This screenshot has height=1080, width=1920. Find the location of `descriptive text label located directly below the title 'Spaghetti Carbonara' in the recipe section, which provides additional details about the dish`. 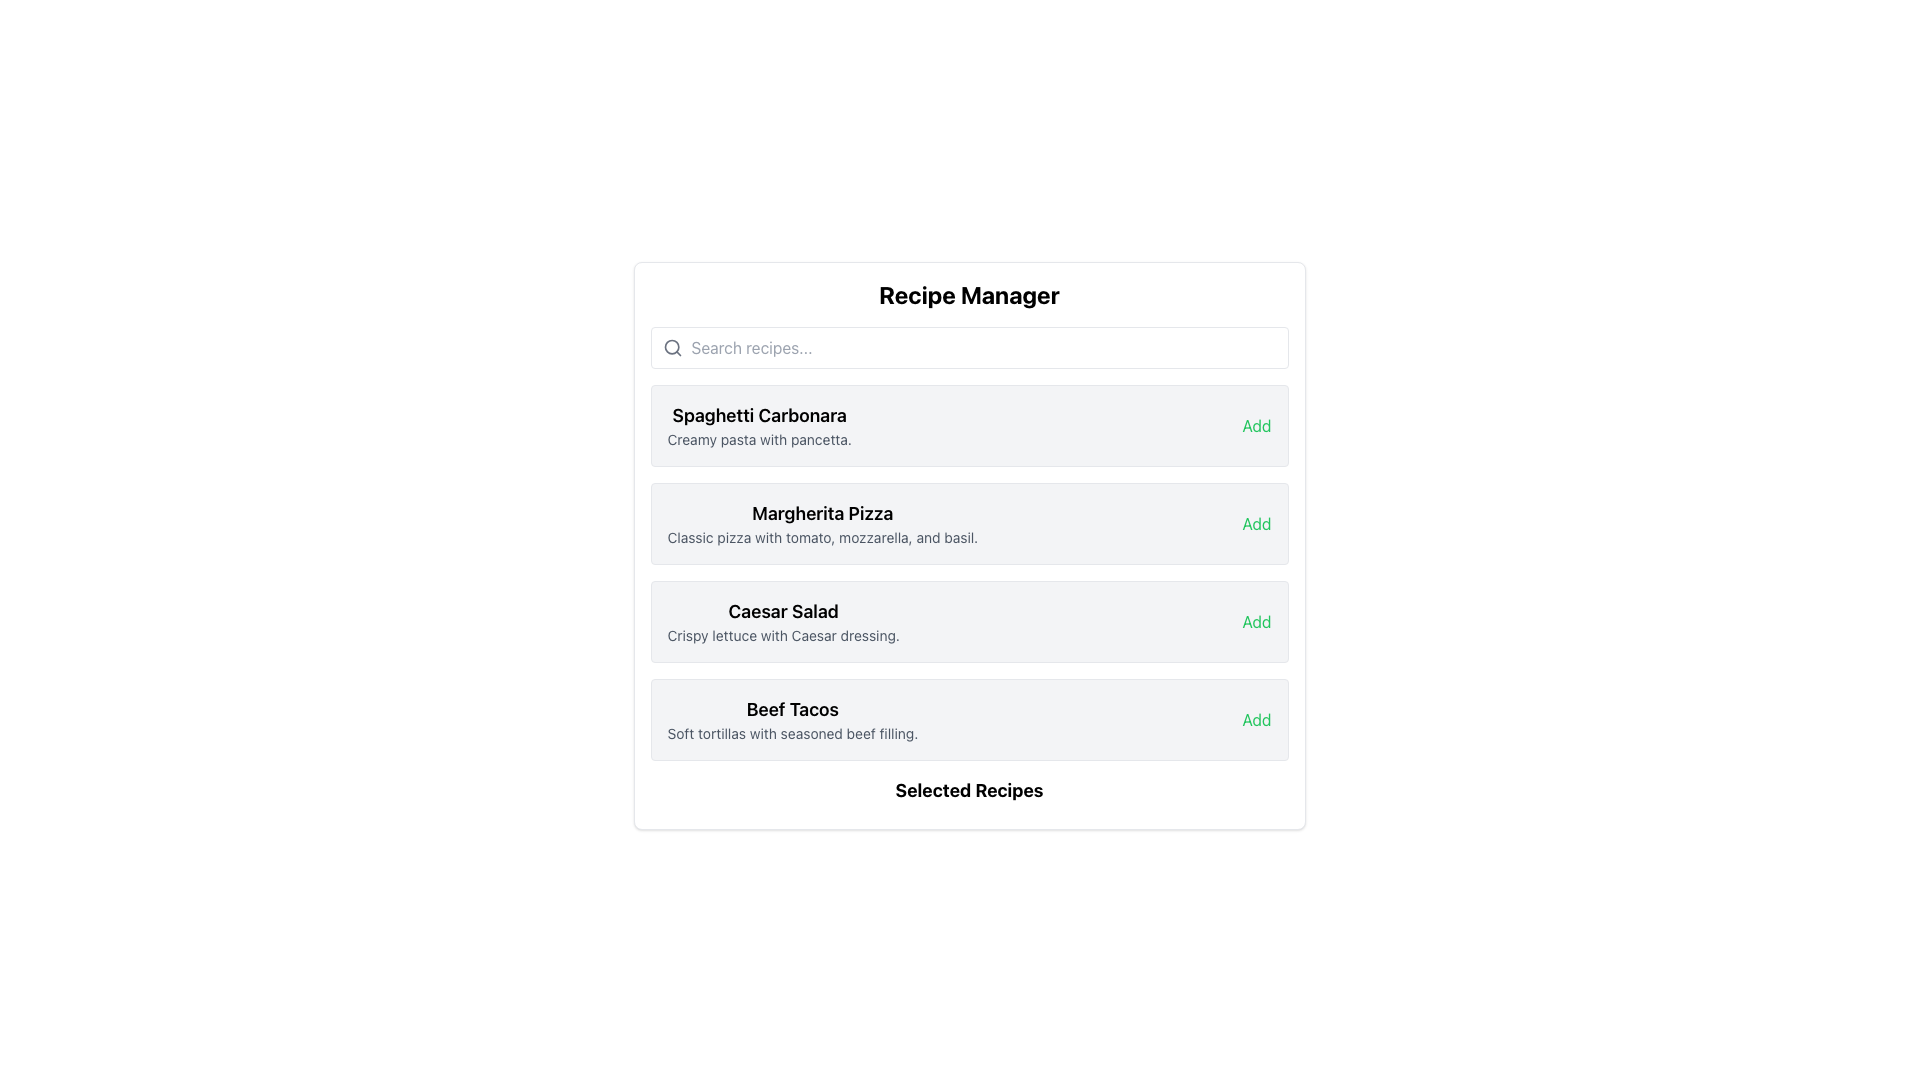

descriptive text label located directly below the title 'Spaghetti Carbonara' in the recipe section, which provides additional details about the dish is located at coordinates (758, 438).